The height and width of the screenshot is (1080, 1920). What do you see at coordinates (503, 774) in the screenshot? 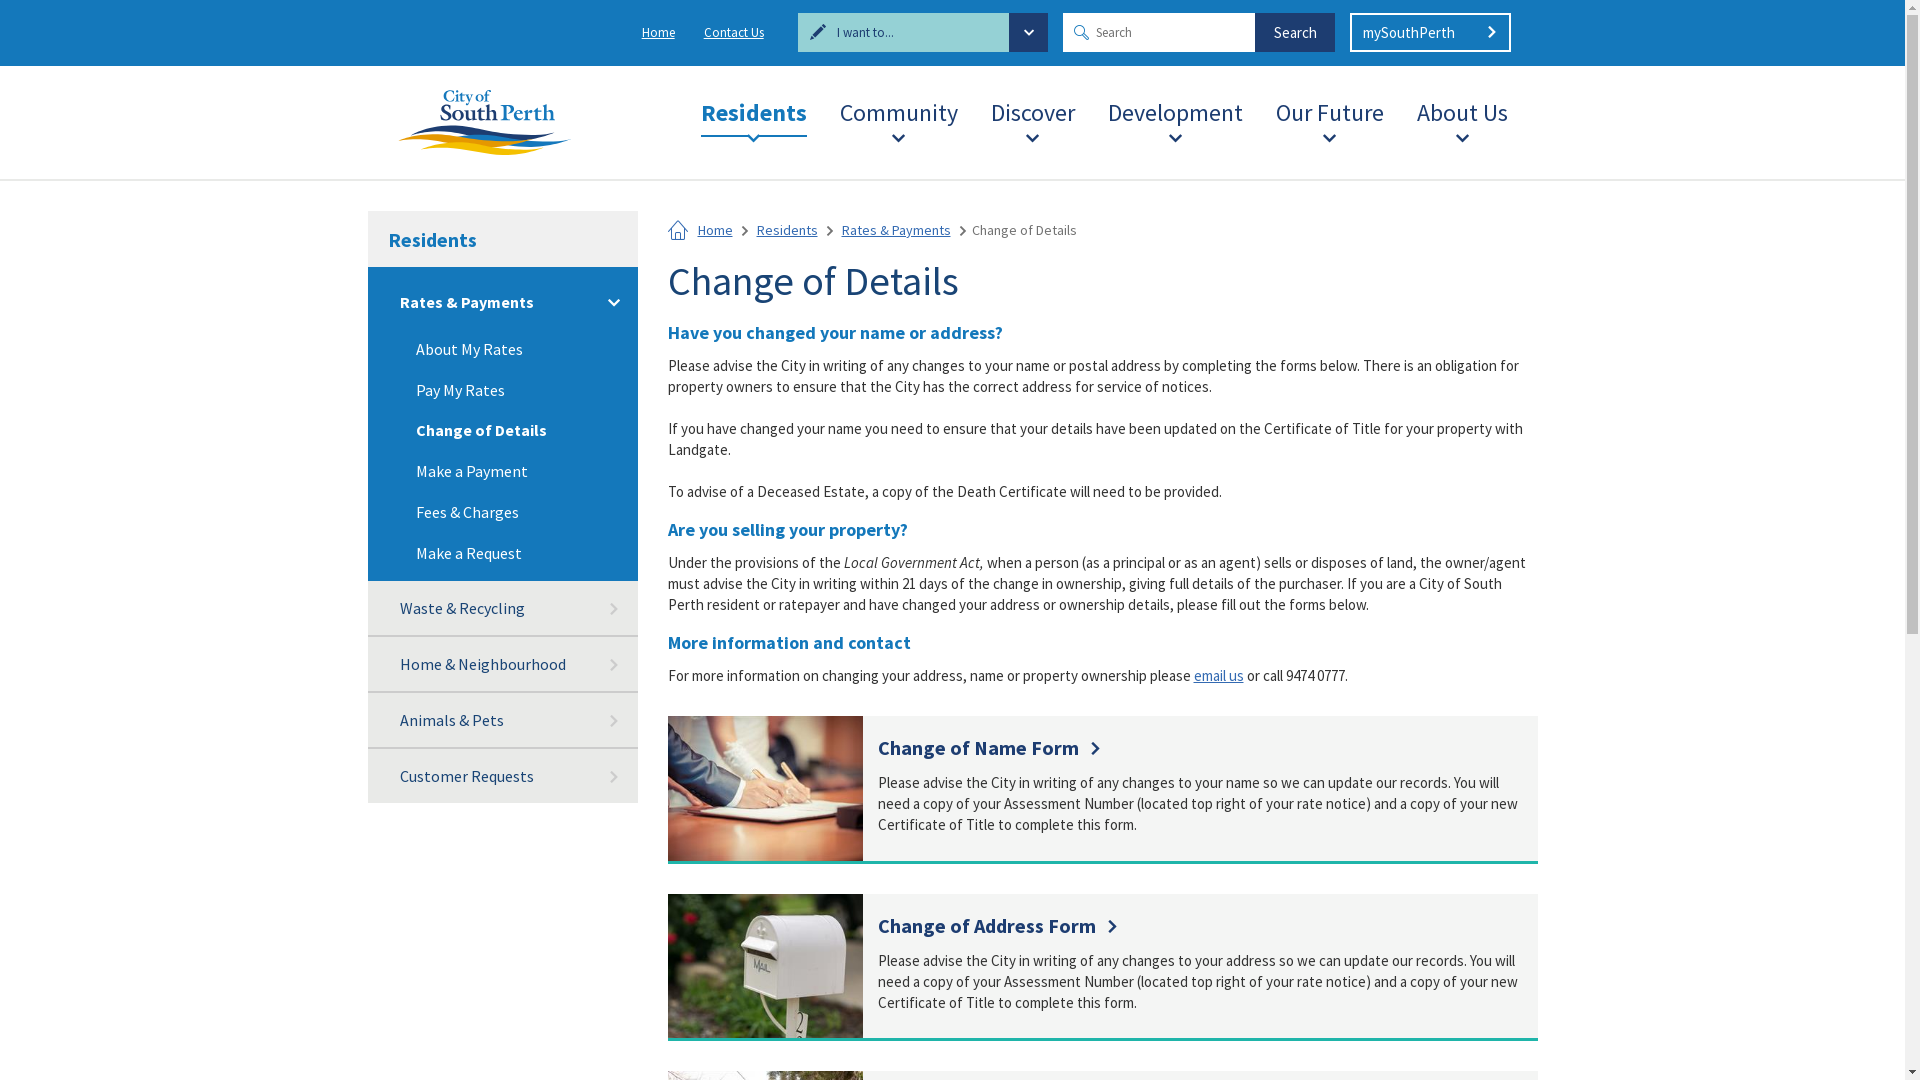
I see `'Customer Requests'` at bounding box center [503, 774].